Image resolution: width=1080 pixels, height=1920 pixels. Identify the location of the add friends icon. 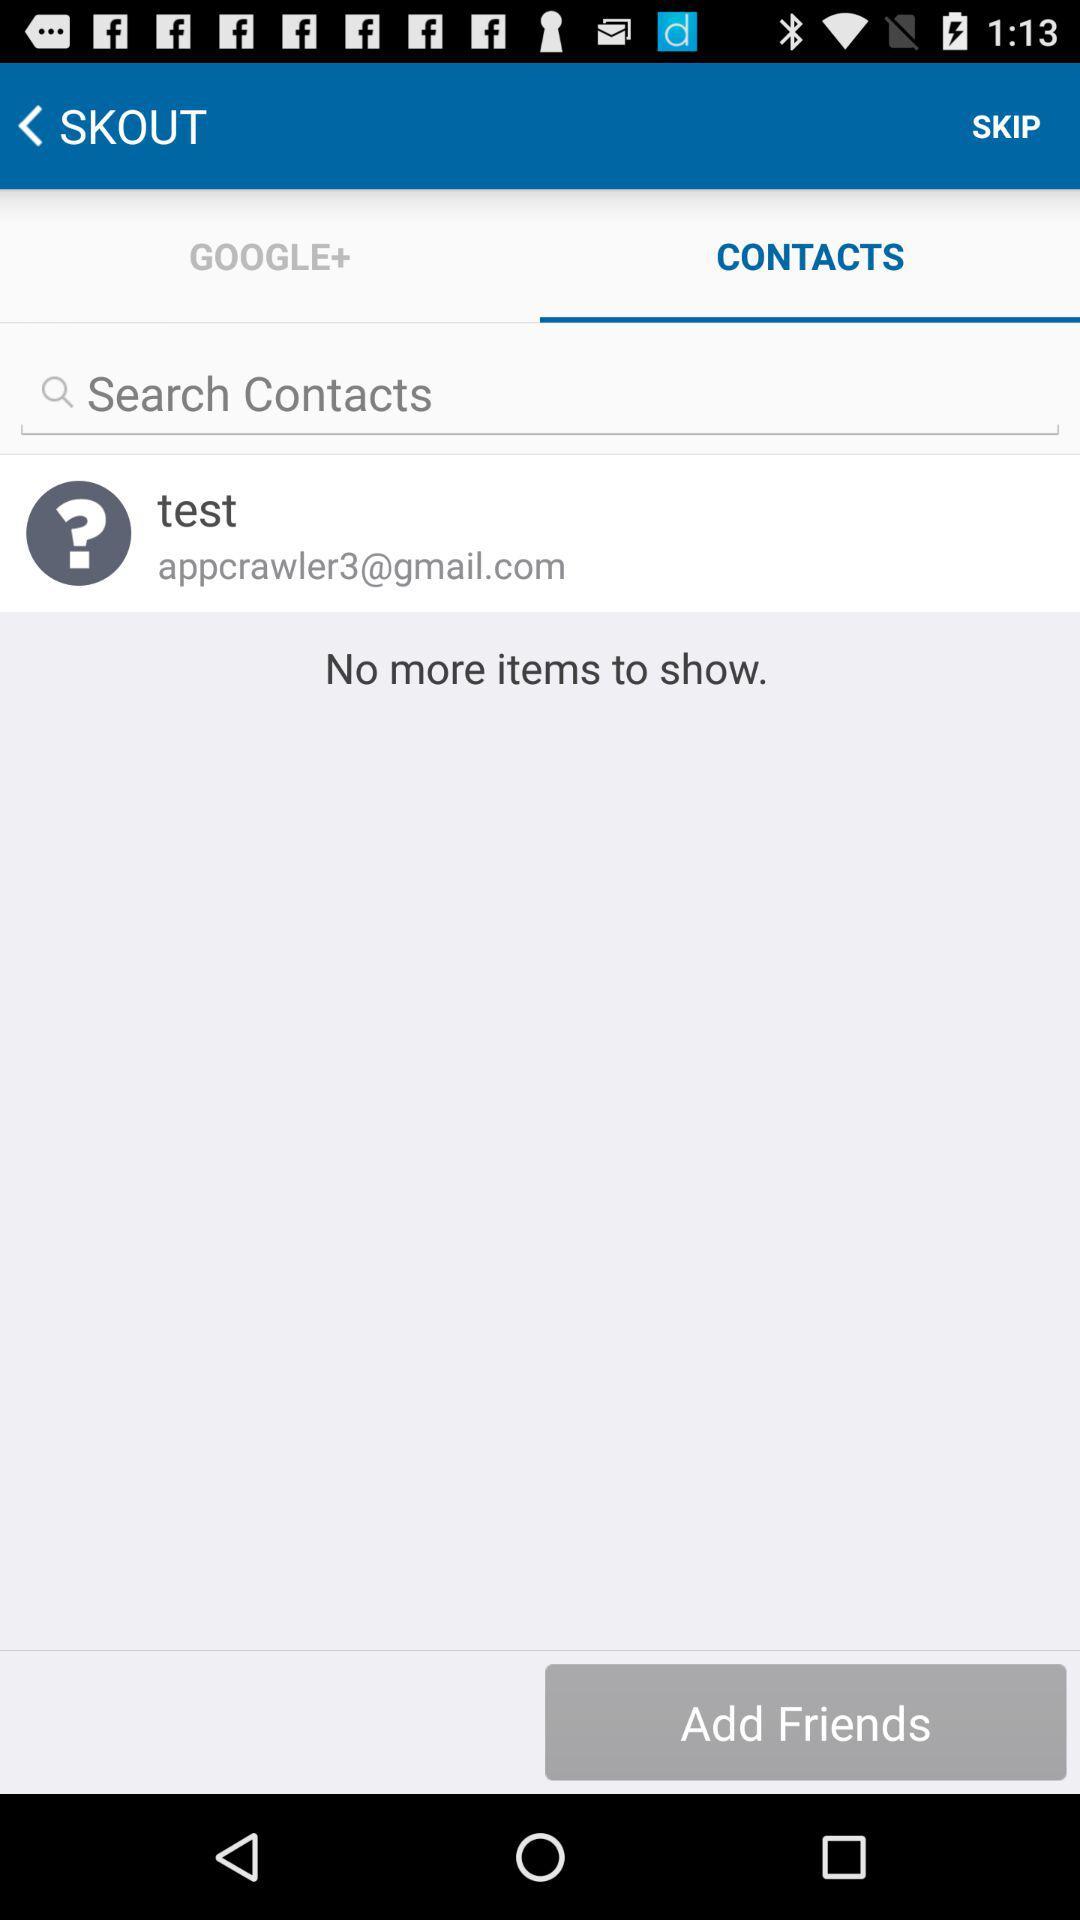
(804, 1721).